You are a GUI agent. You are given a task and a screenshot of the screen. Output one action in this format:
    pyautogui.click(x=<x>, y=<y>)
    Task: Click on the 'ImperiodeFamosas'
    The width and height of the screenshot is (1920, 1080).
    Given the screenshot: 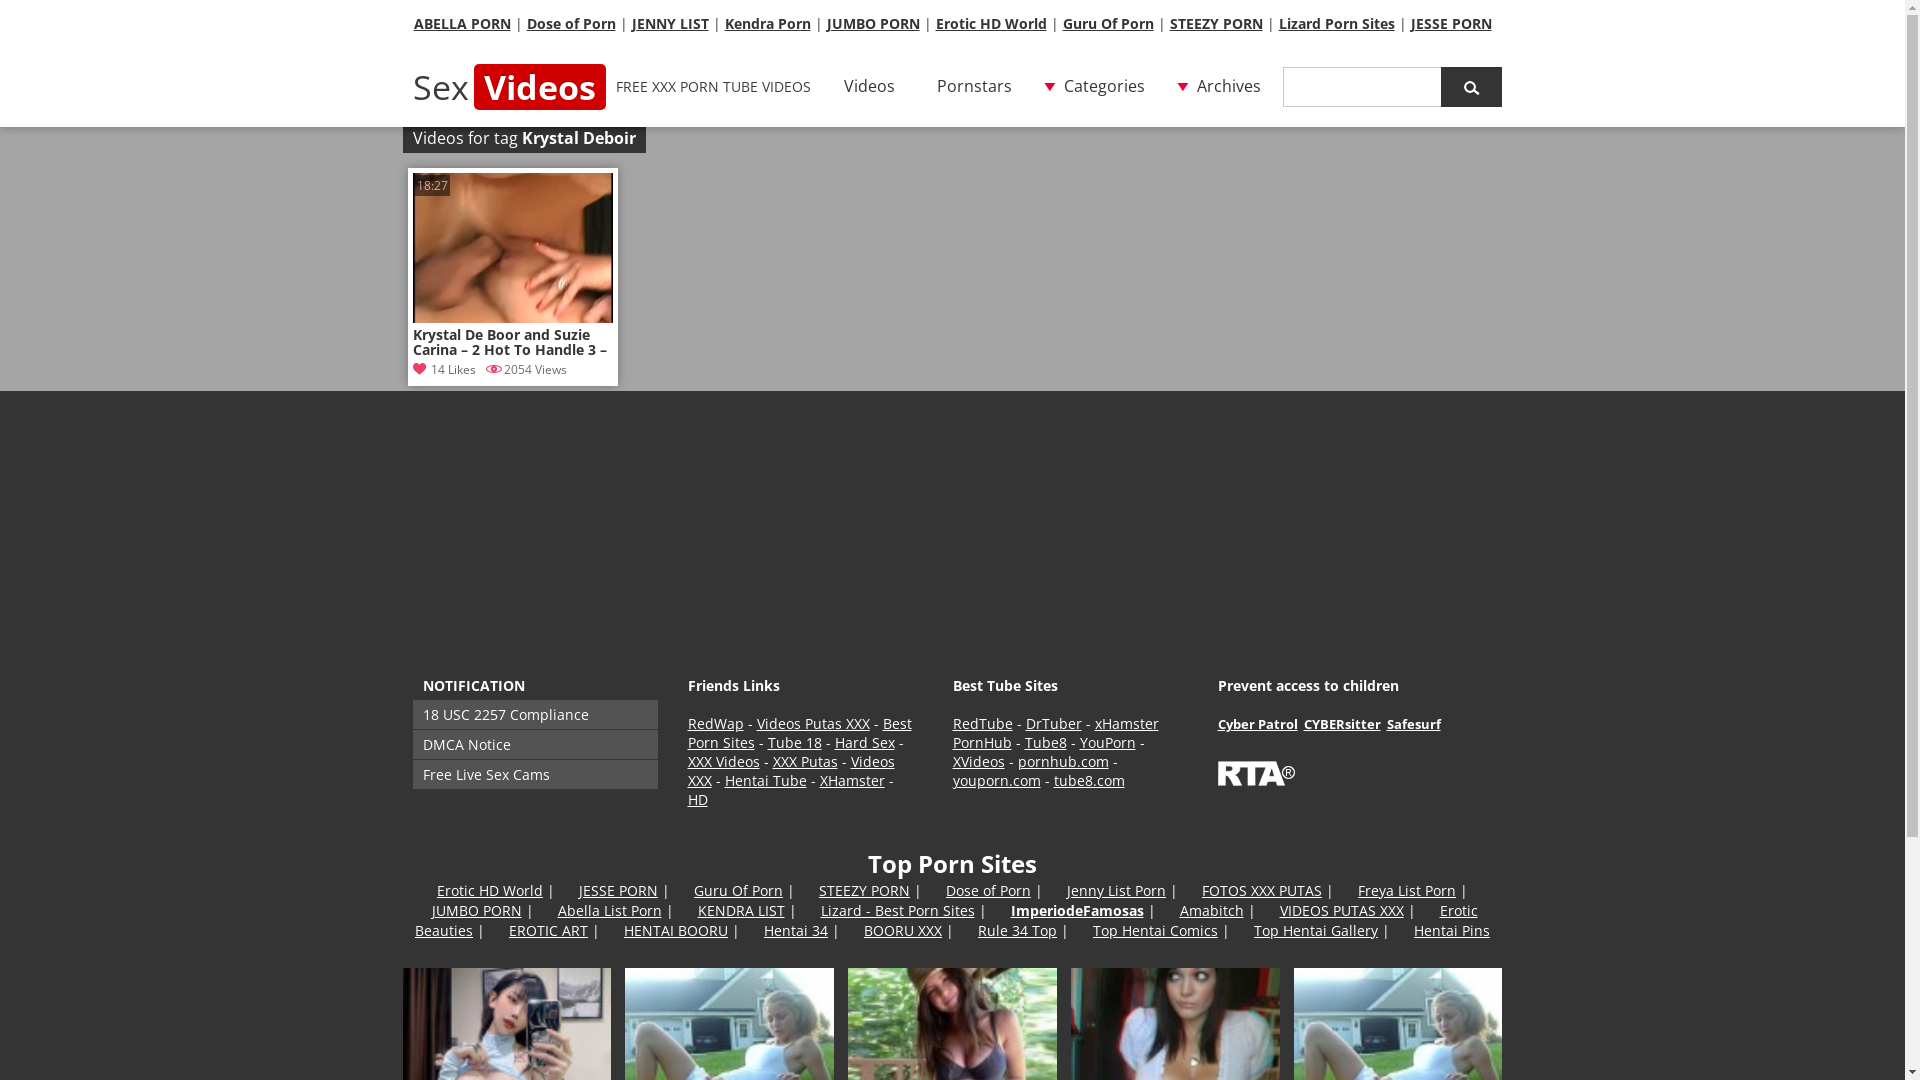 What is the action you would take?
    pyautogui.click(x=1009, y=910)
    